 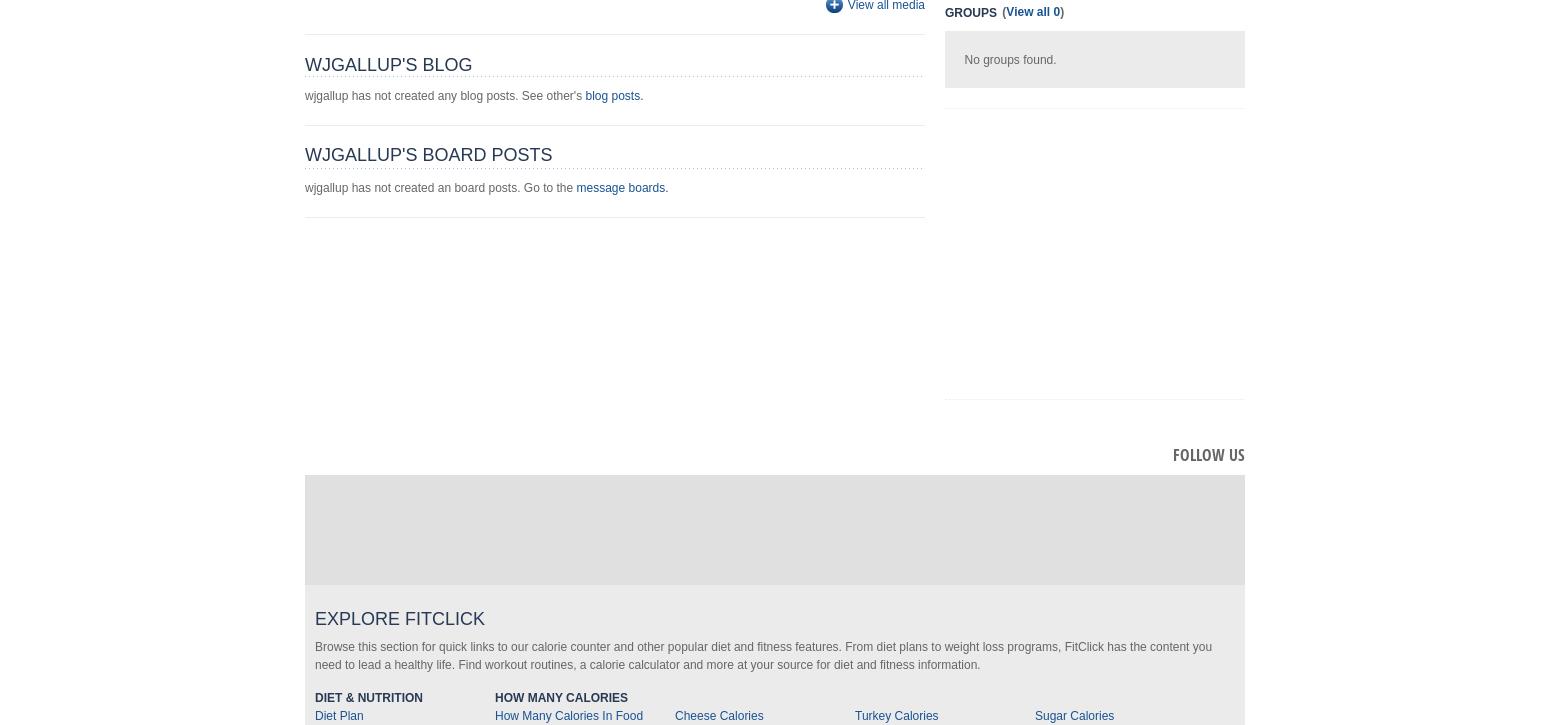 I want to click on 'How Many Calories In Food', so click(x=569, y=715).